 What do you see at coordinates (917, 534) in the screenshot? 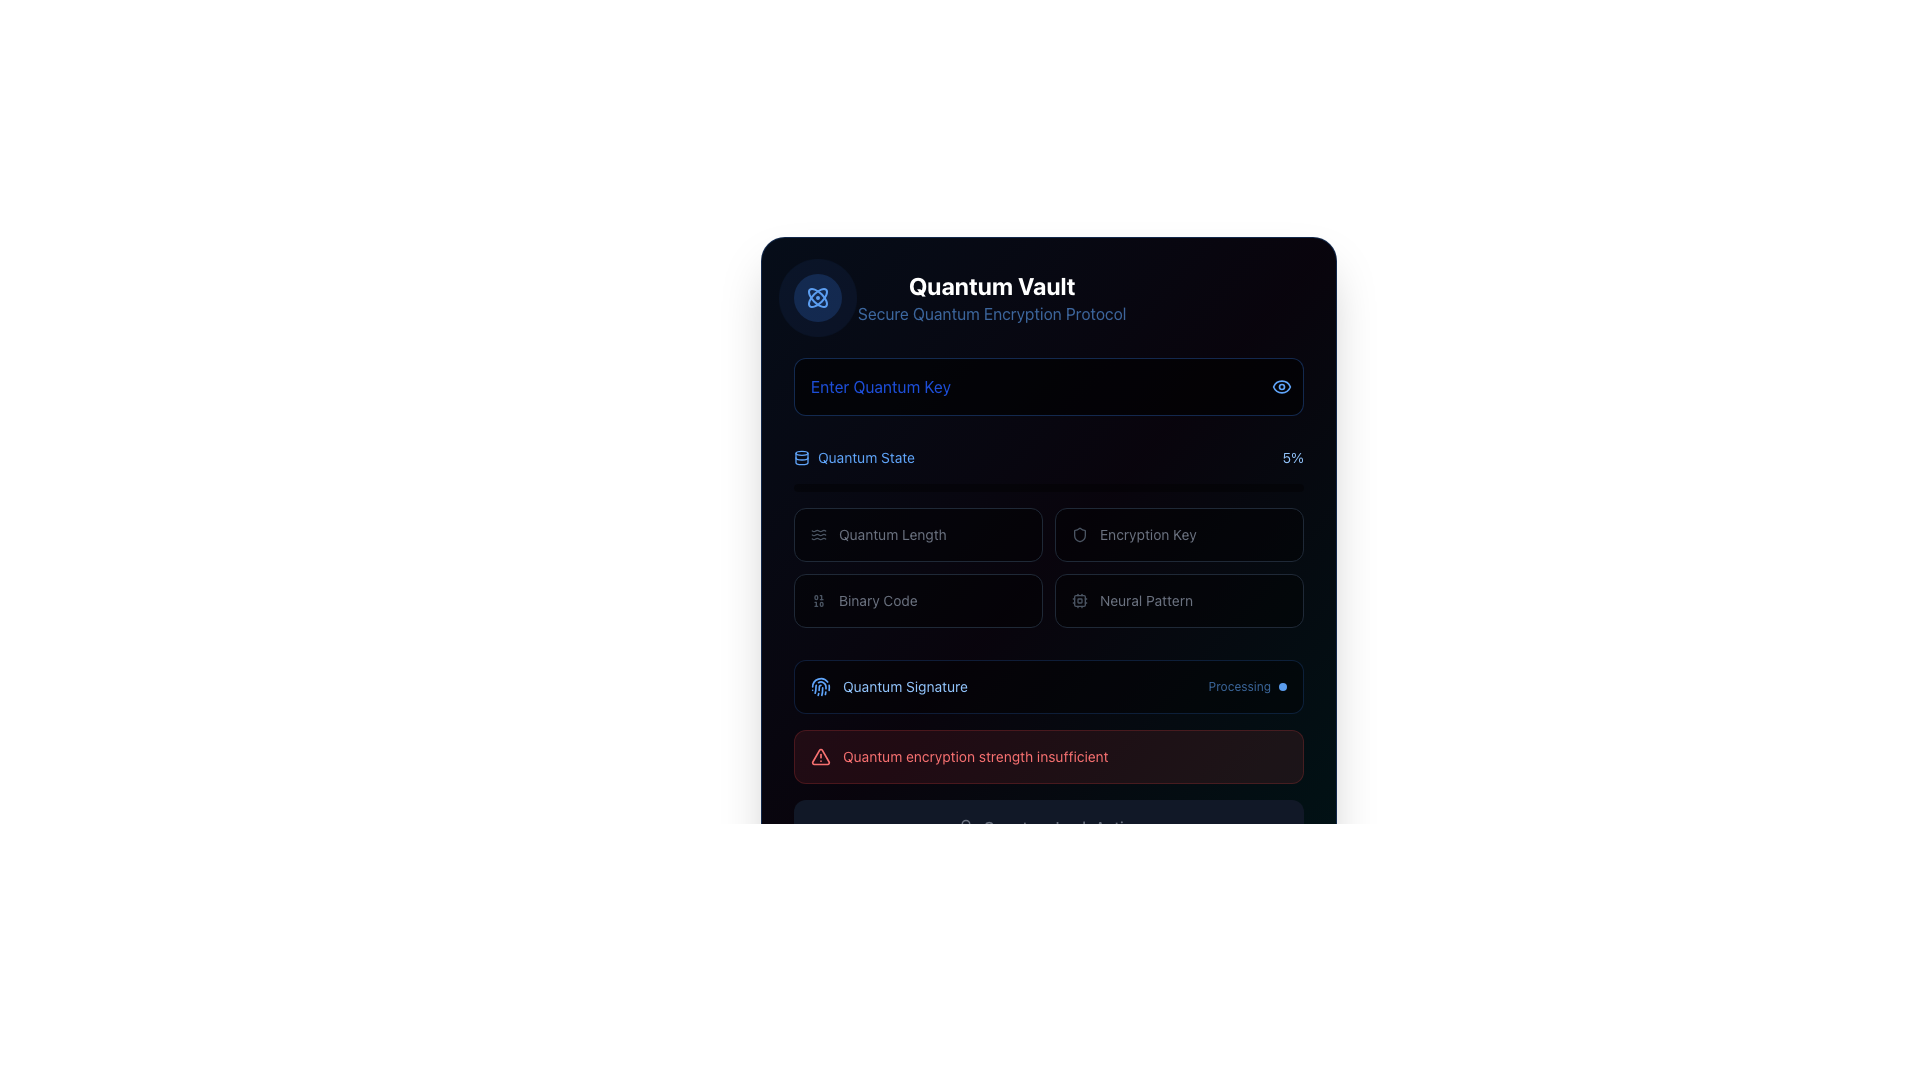
I see `the 'Quantum Length' label with its associated icon, which is located at the top-left cell of the grid layout, directly below the 'Quantum State' section` at bounding box center [917, 534].